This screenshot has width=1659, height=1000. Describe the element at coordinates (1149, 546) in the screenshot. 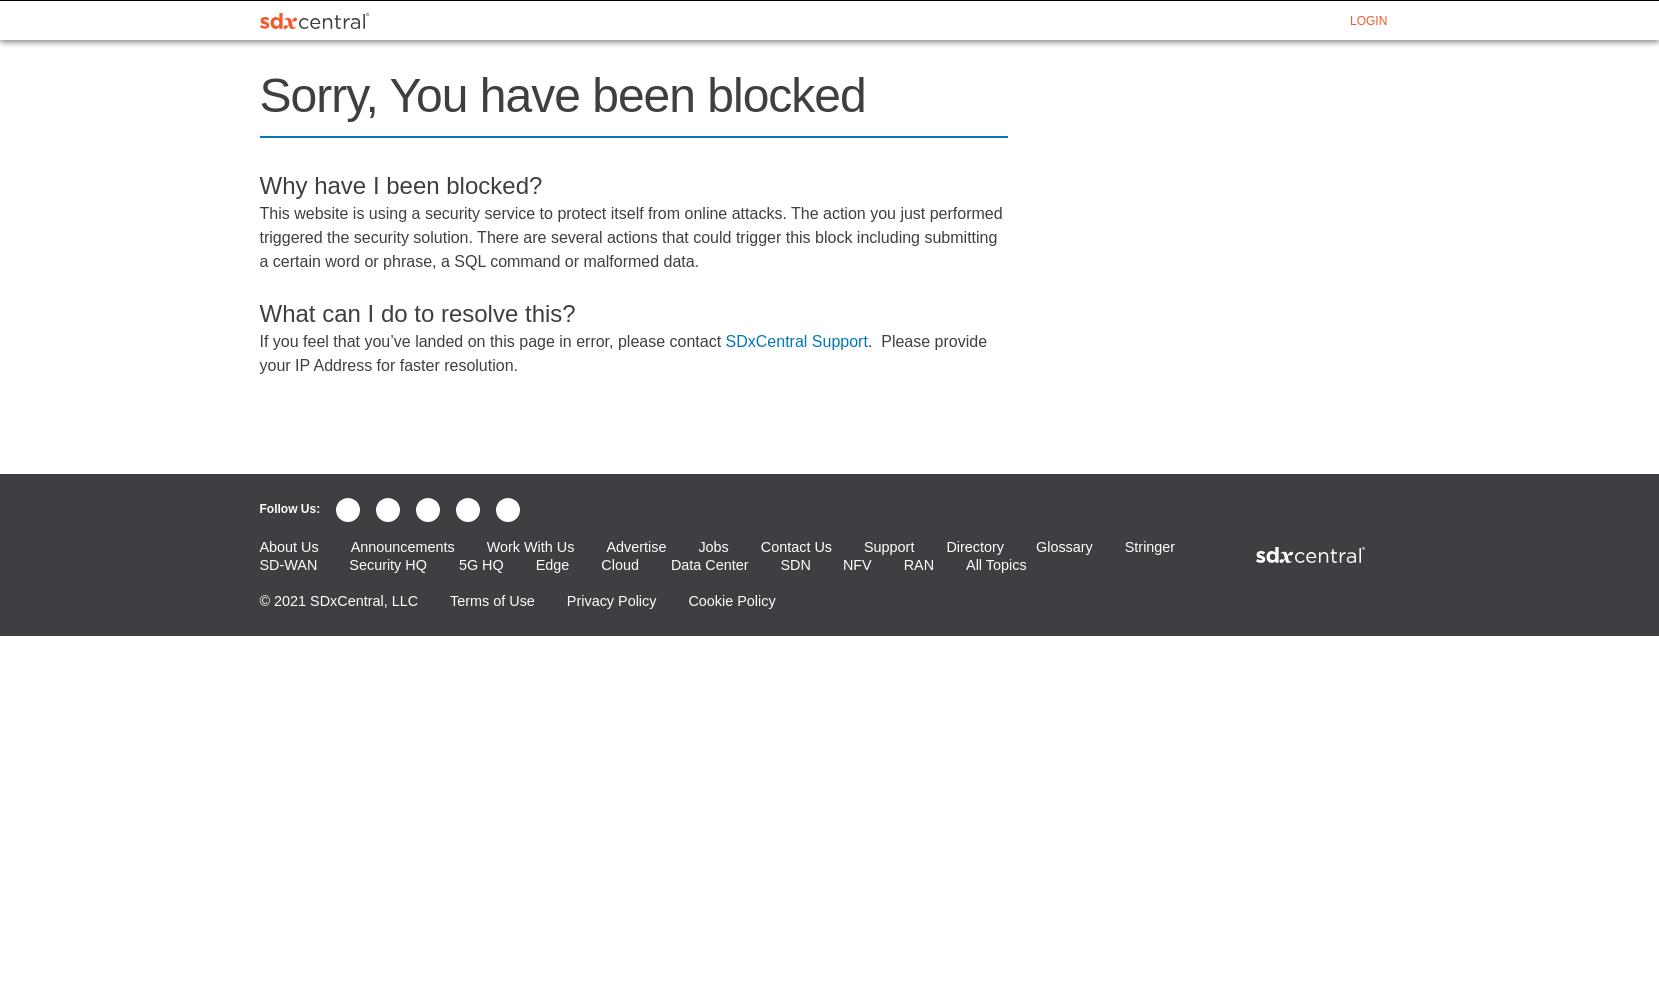

I see `'Stringer'` at that location.